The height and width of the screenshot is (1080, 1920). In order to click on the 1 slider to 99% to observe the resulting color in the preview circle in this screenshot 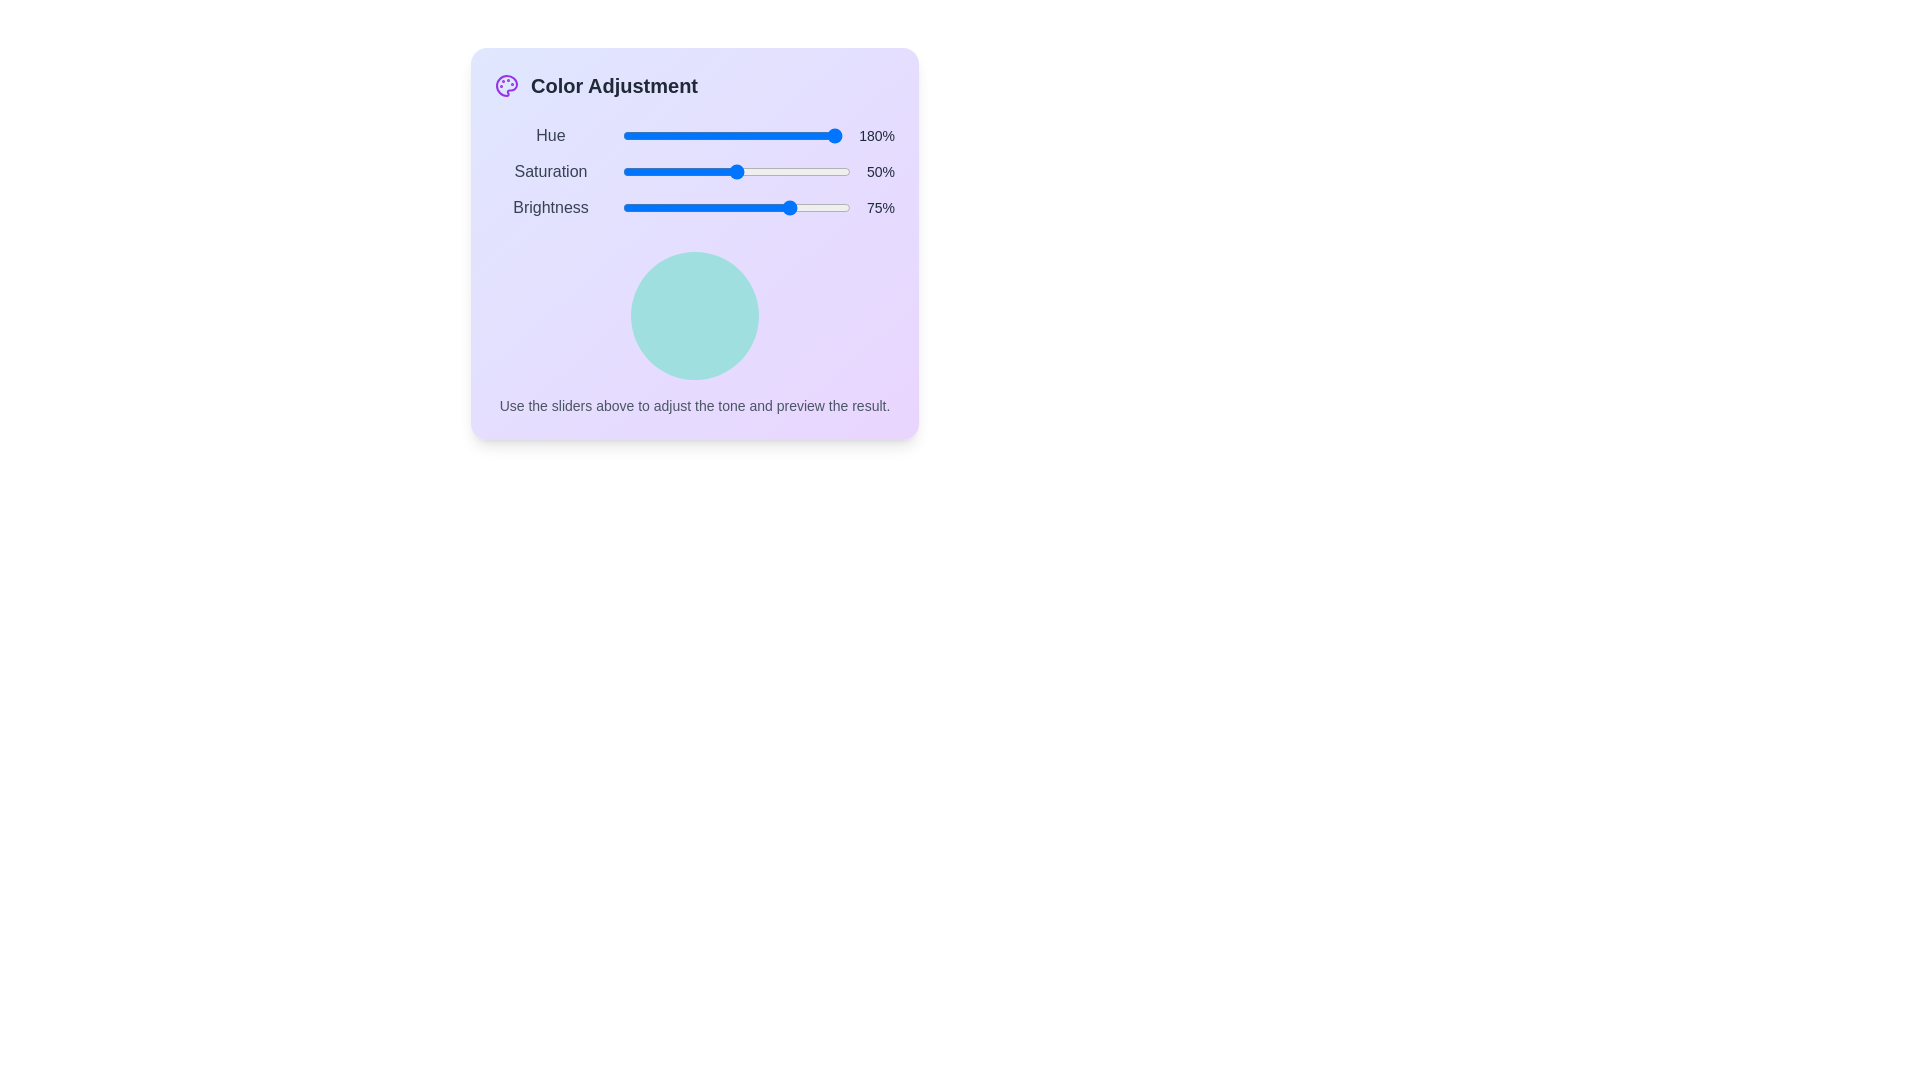, I will do `click(840, 171)`.